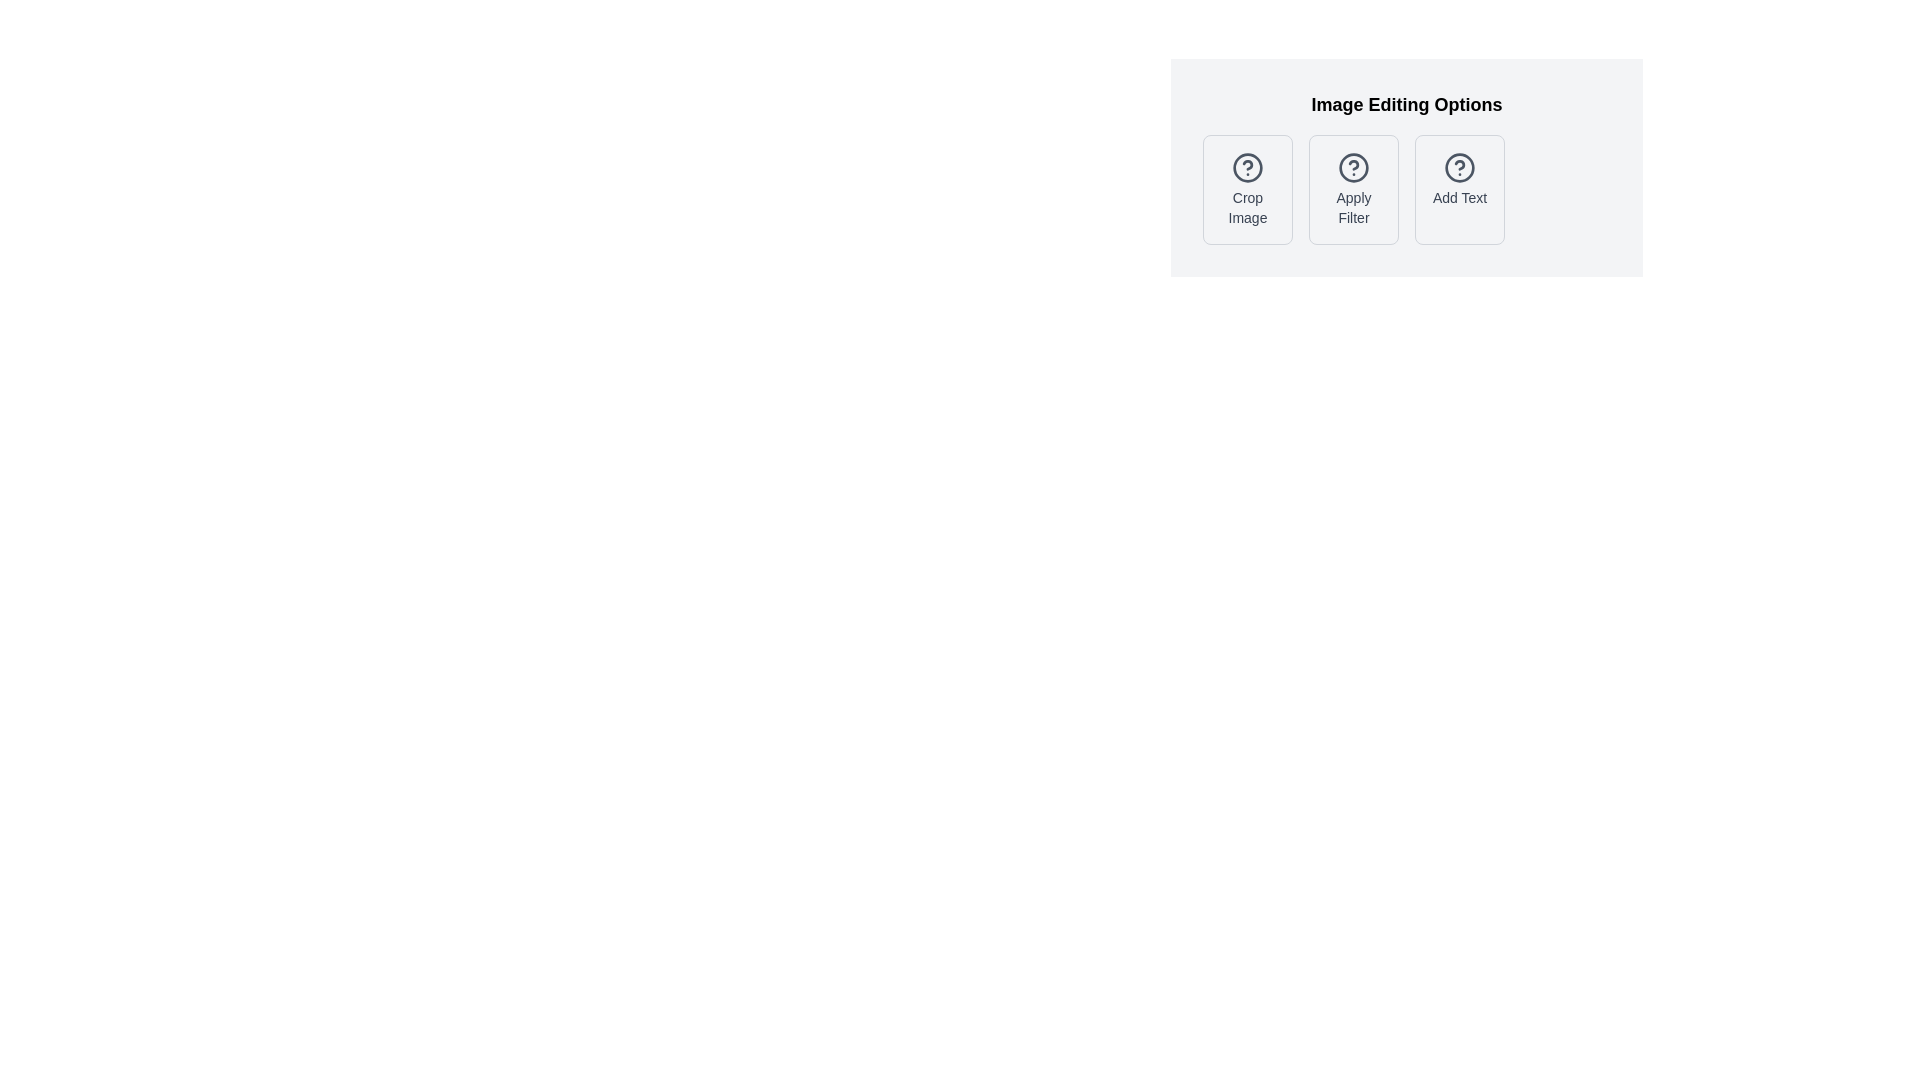 The image size is (1920, 1080). Describe the element at coordinates (1459, 167) in the screenshot. I see `the 'Add Text' icon located above the text label 'Add Text' in the 'Image Editing Options' section` at that location.